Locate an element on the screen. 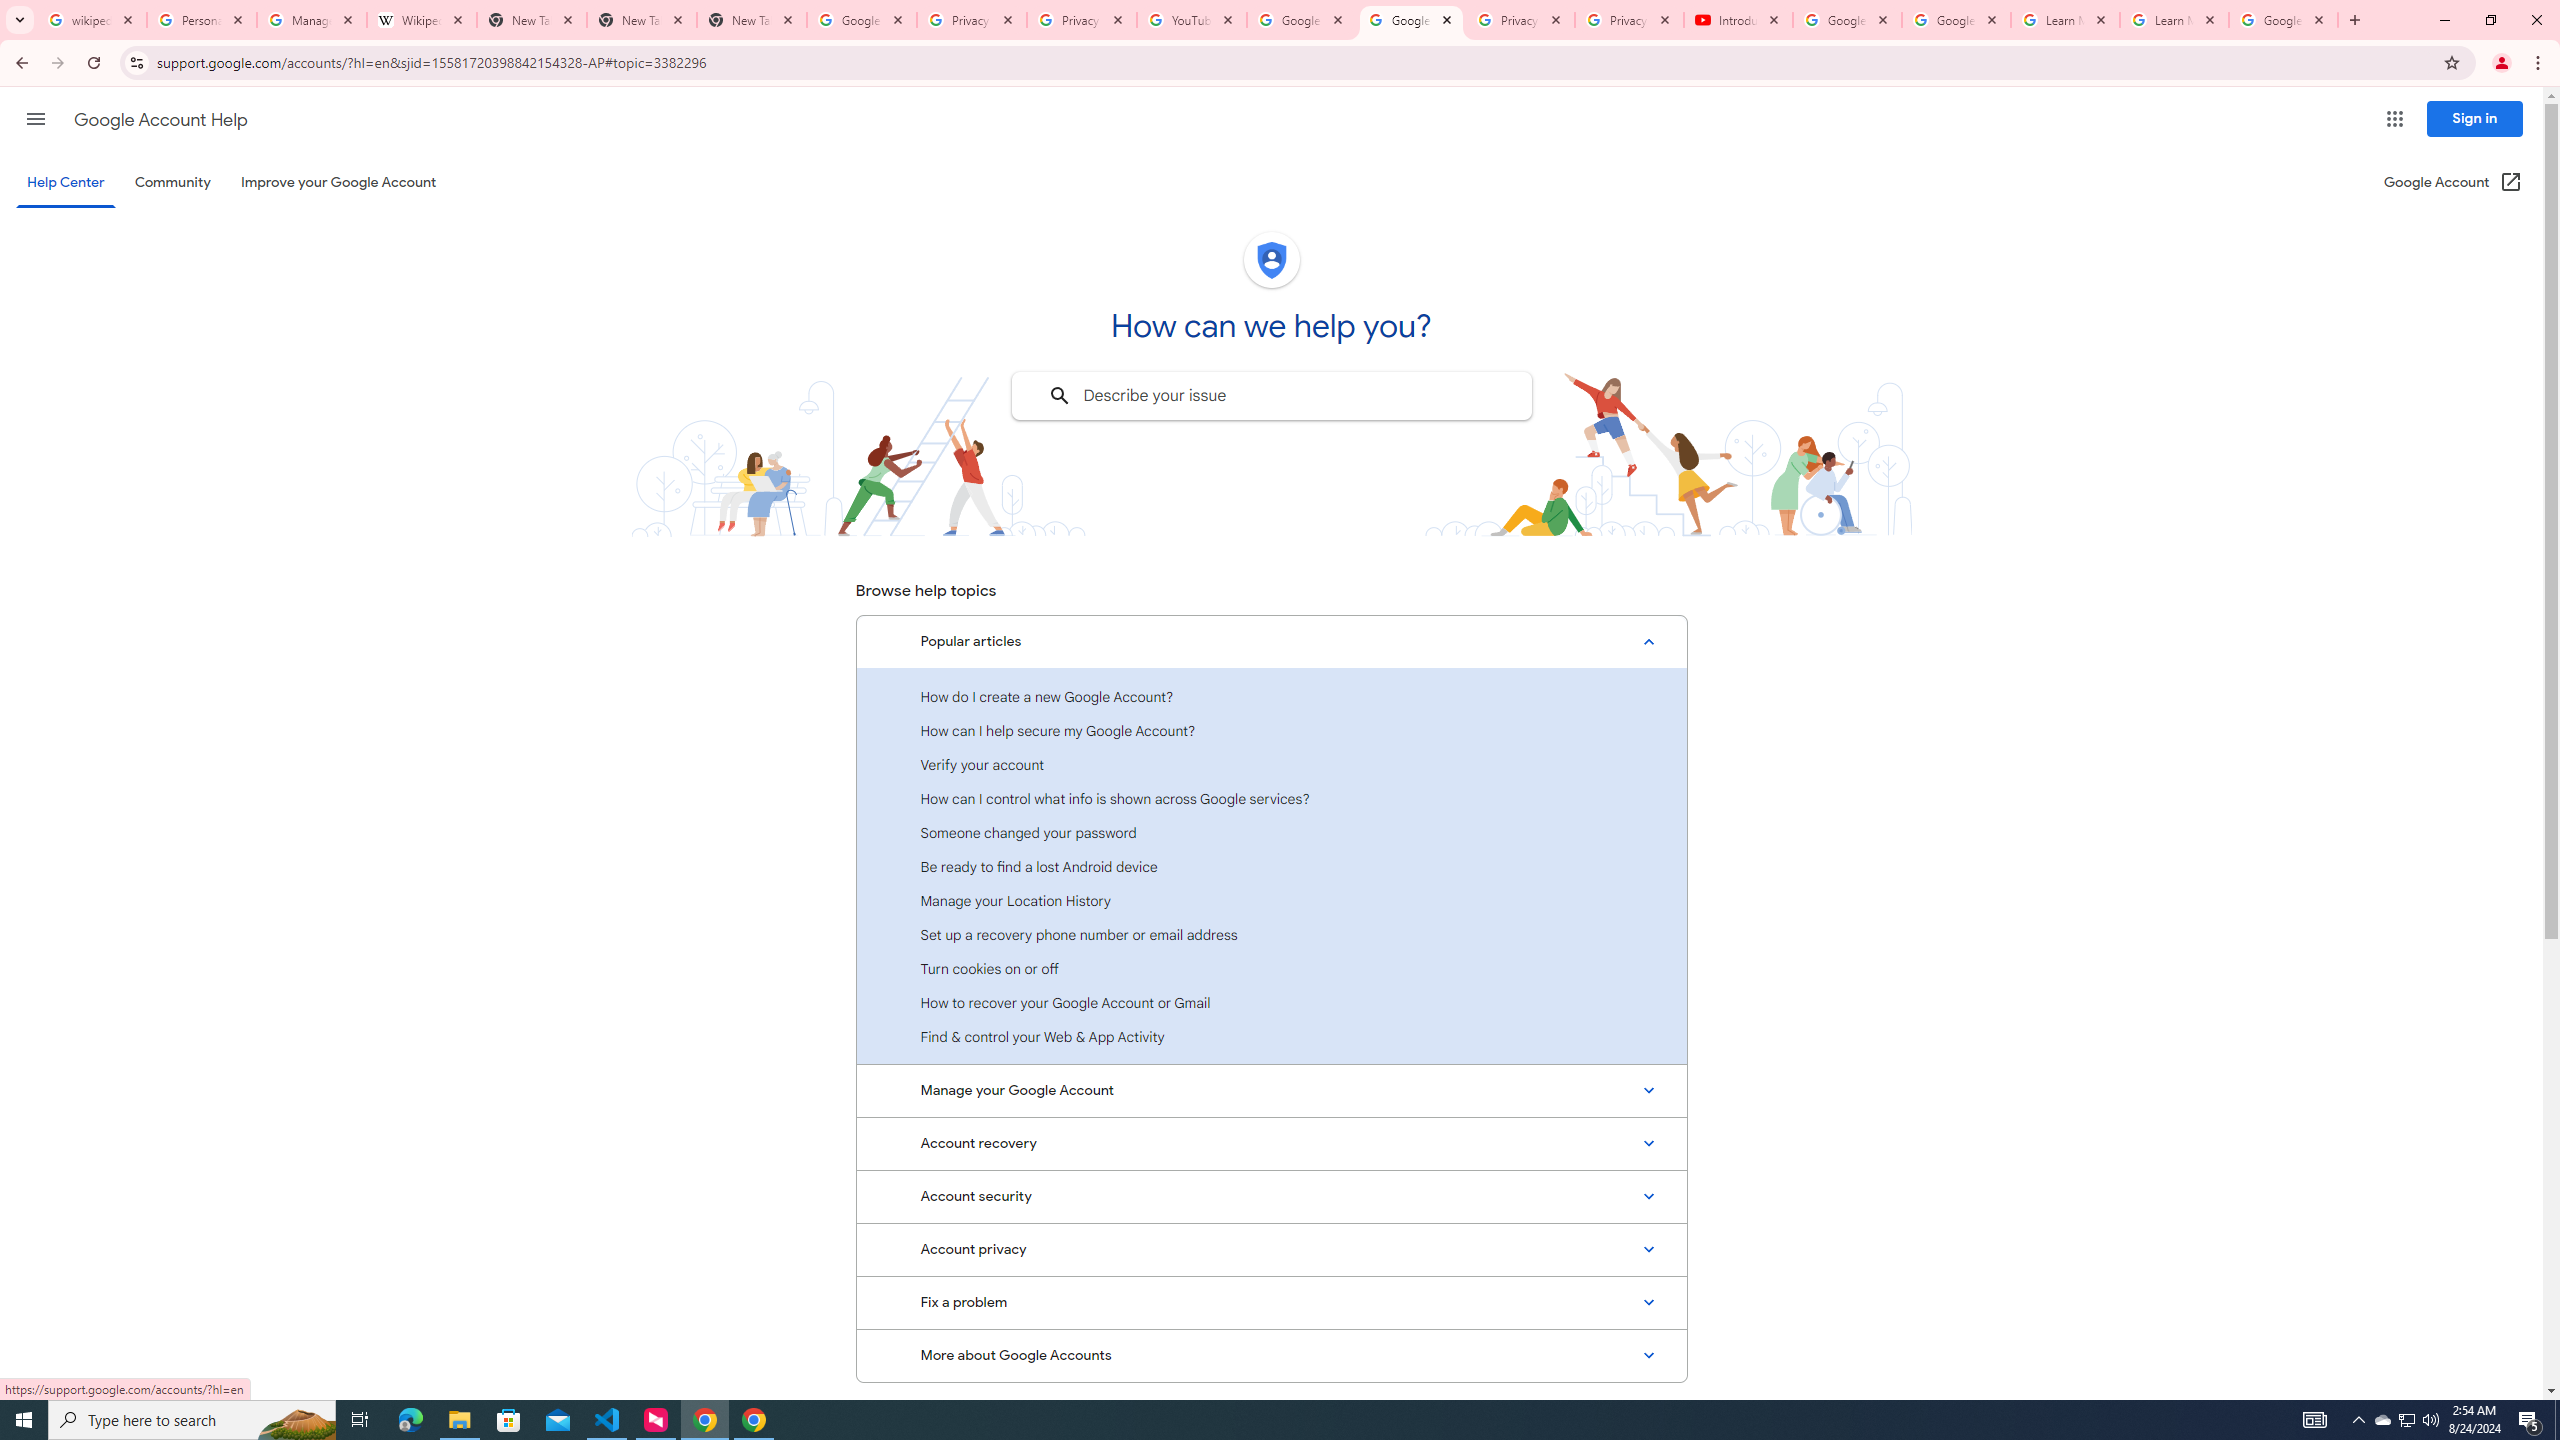 The height and width of the screenshot is (1440, 2560). 'How do I create a new Google Account?' is located at coordinates (1271, 696).